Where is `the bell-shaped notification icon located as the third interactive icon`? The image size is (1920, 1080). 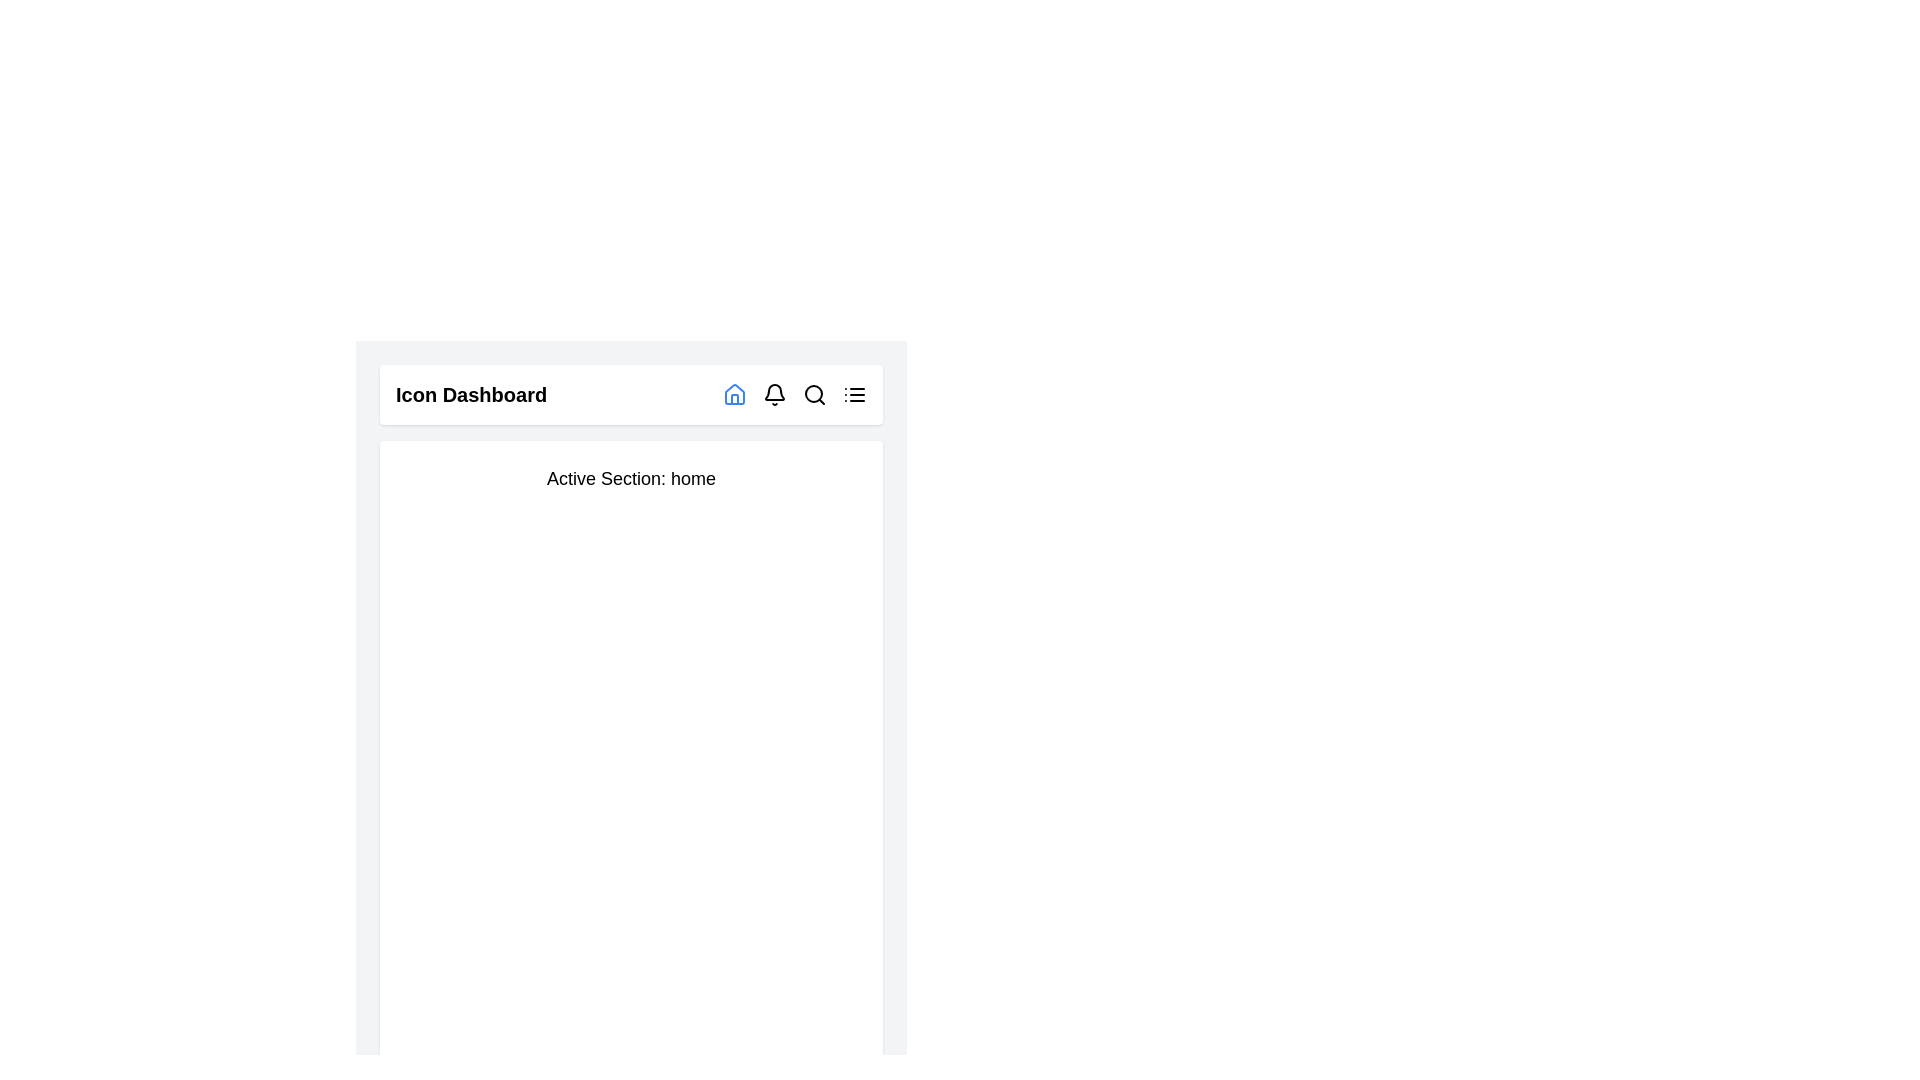
the bell-shaped notification icon located as the third interactive icon is located at coordinates (773, 394).